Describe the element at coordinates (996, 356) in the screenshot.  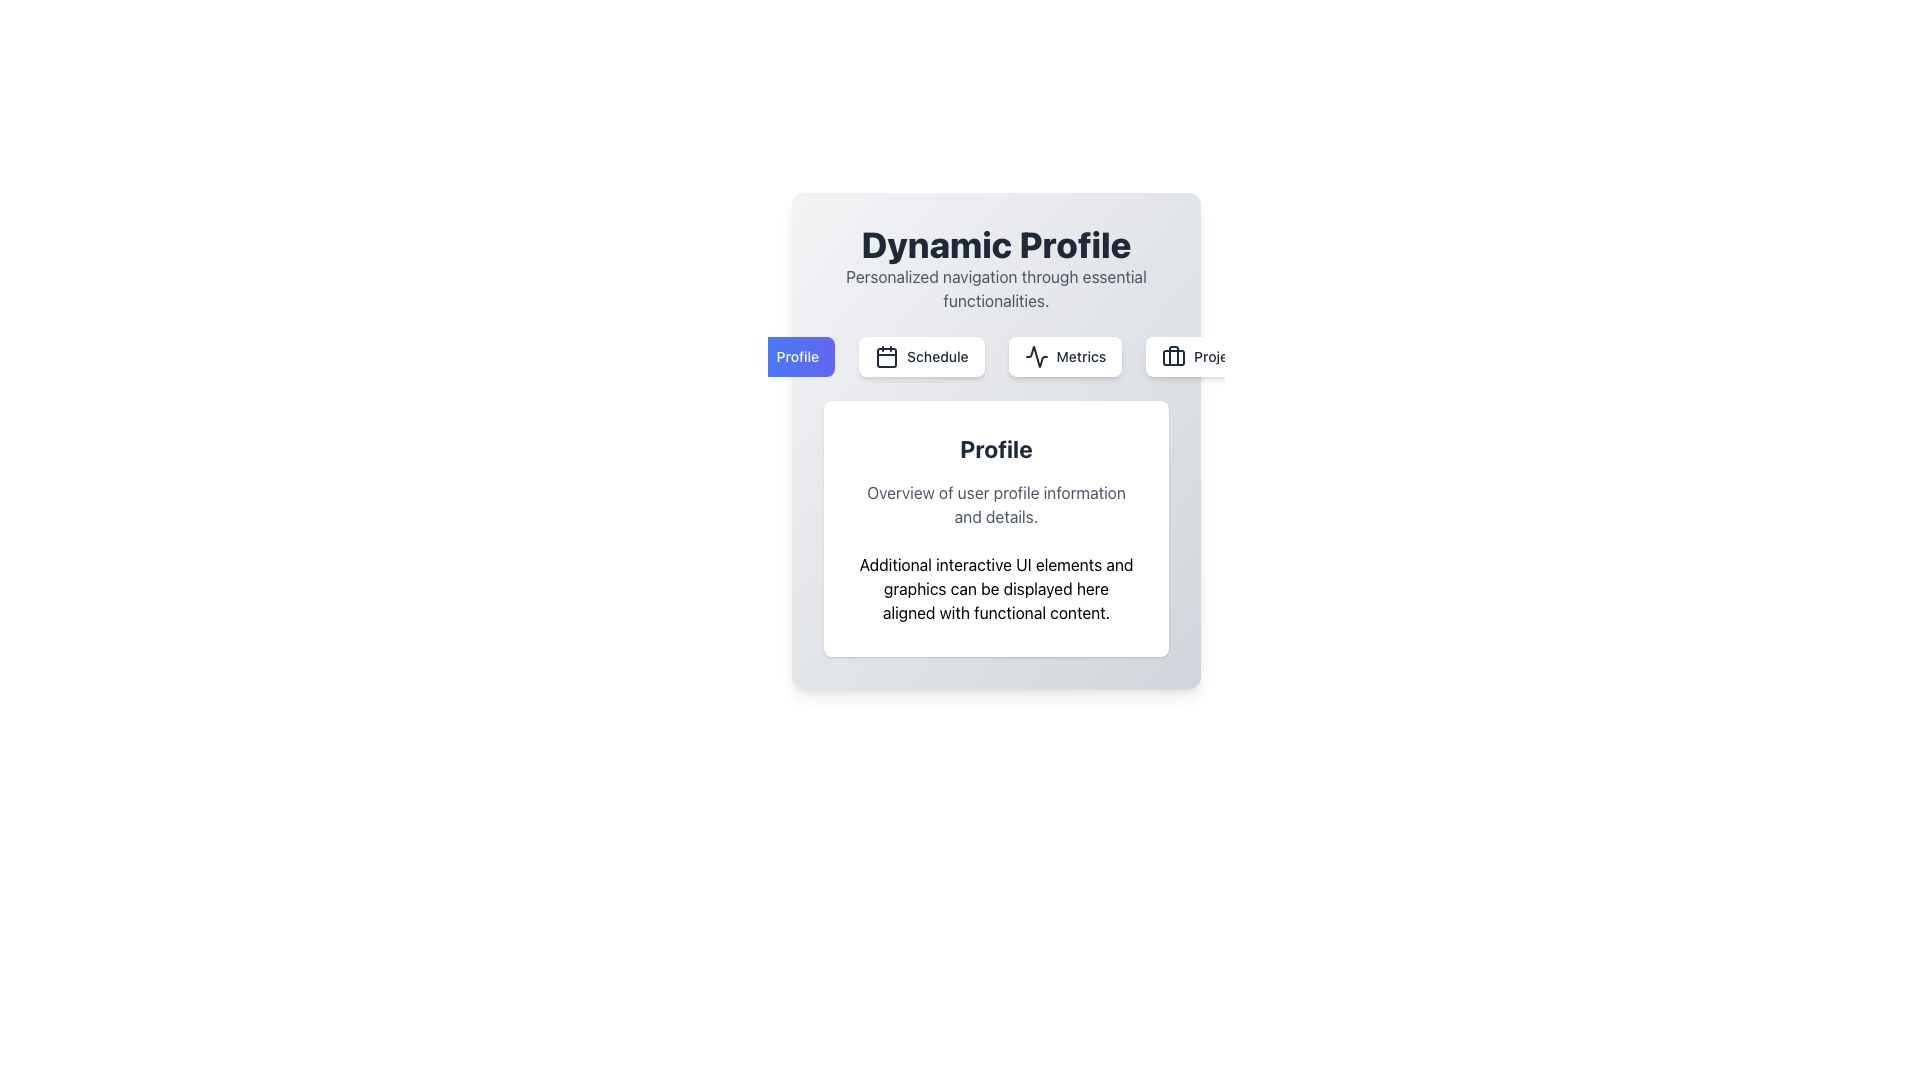
I see `the 'Metrics' button in the navigation bar under 'Dynamic Profile'` at that location.